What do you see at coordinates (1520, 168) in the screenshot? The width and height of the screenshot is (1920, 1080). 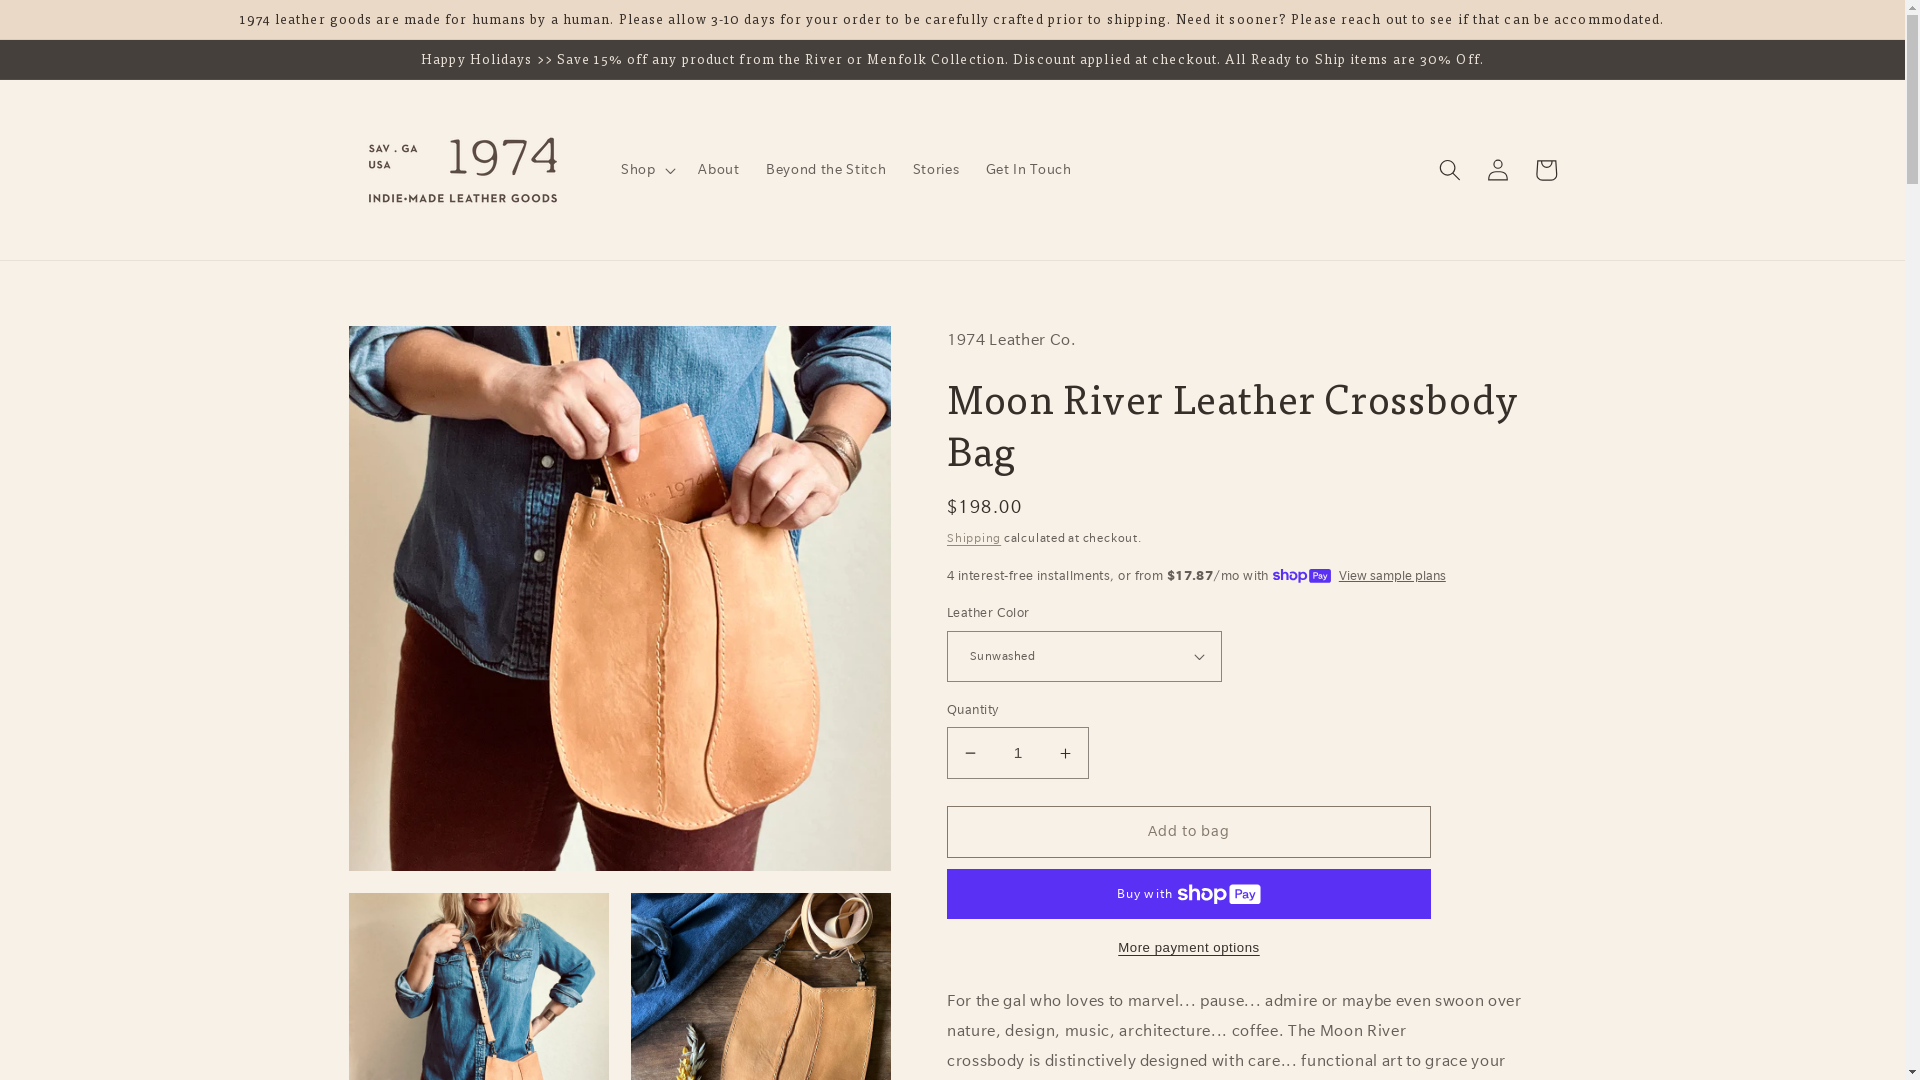 I see `'Bag'` at bounding box center [1520, 168].